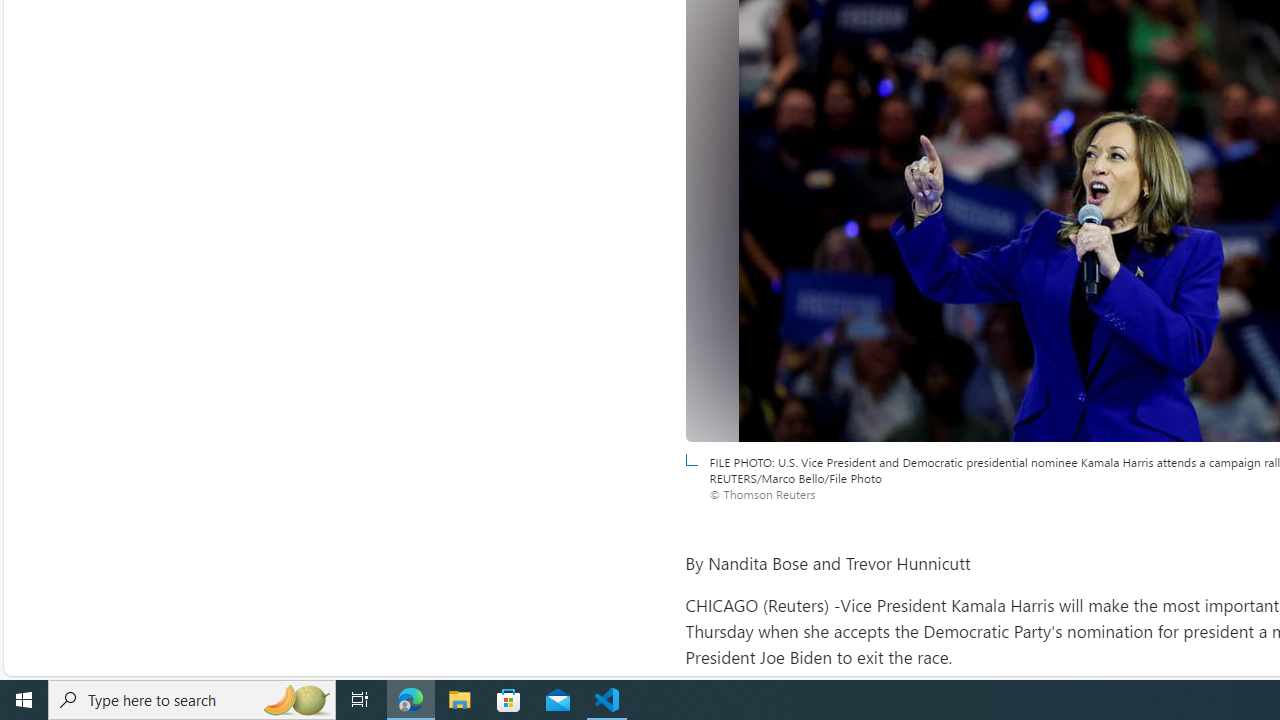  What do you see at coordinates (606, 698) in the screenshot?
I see `'Visual Studio Code - 1 running window'` at bounding box center [606, 698].